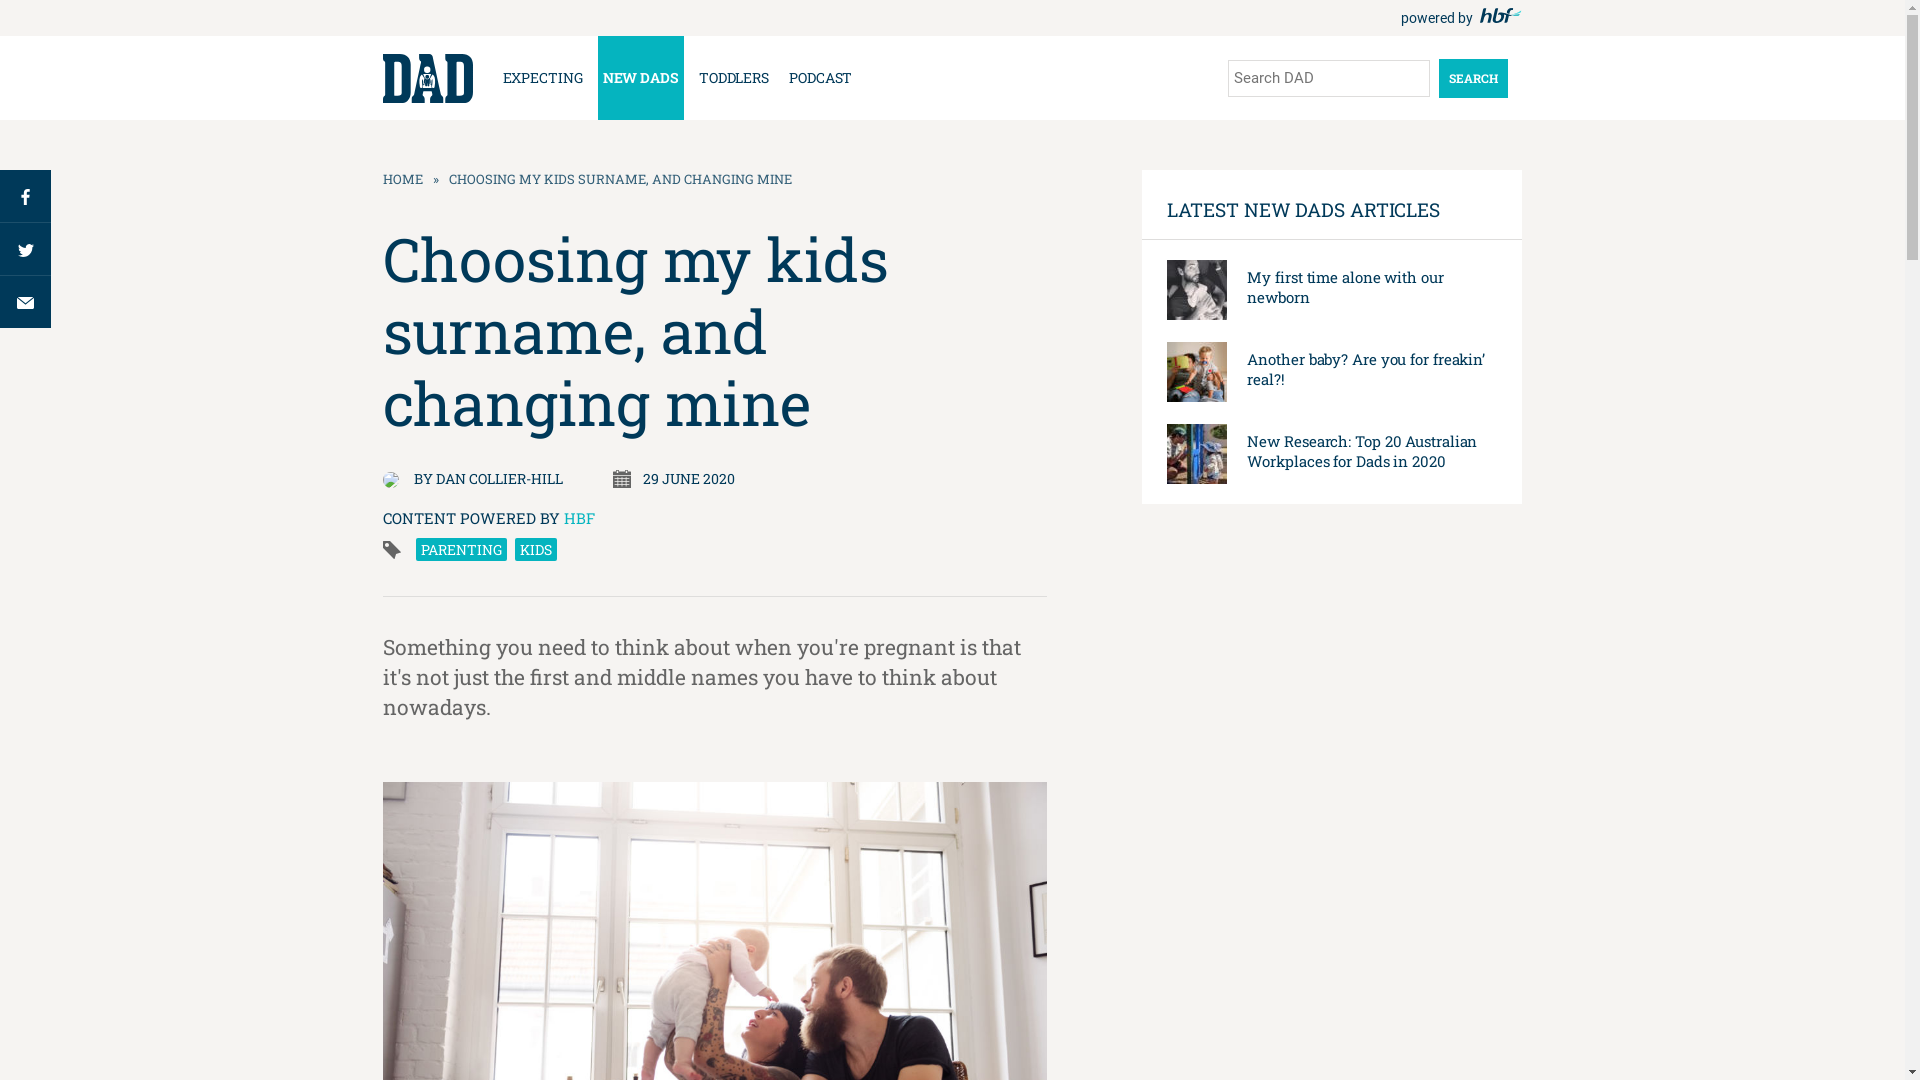  What do you see at coordinates (1399, 18) in the screenshot?
I see `'powered by hbf'` at bounding box center [1399, 18].